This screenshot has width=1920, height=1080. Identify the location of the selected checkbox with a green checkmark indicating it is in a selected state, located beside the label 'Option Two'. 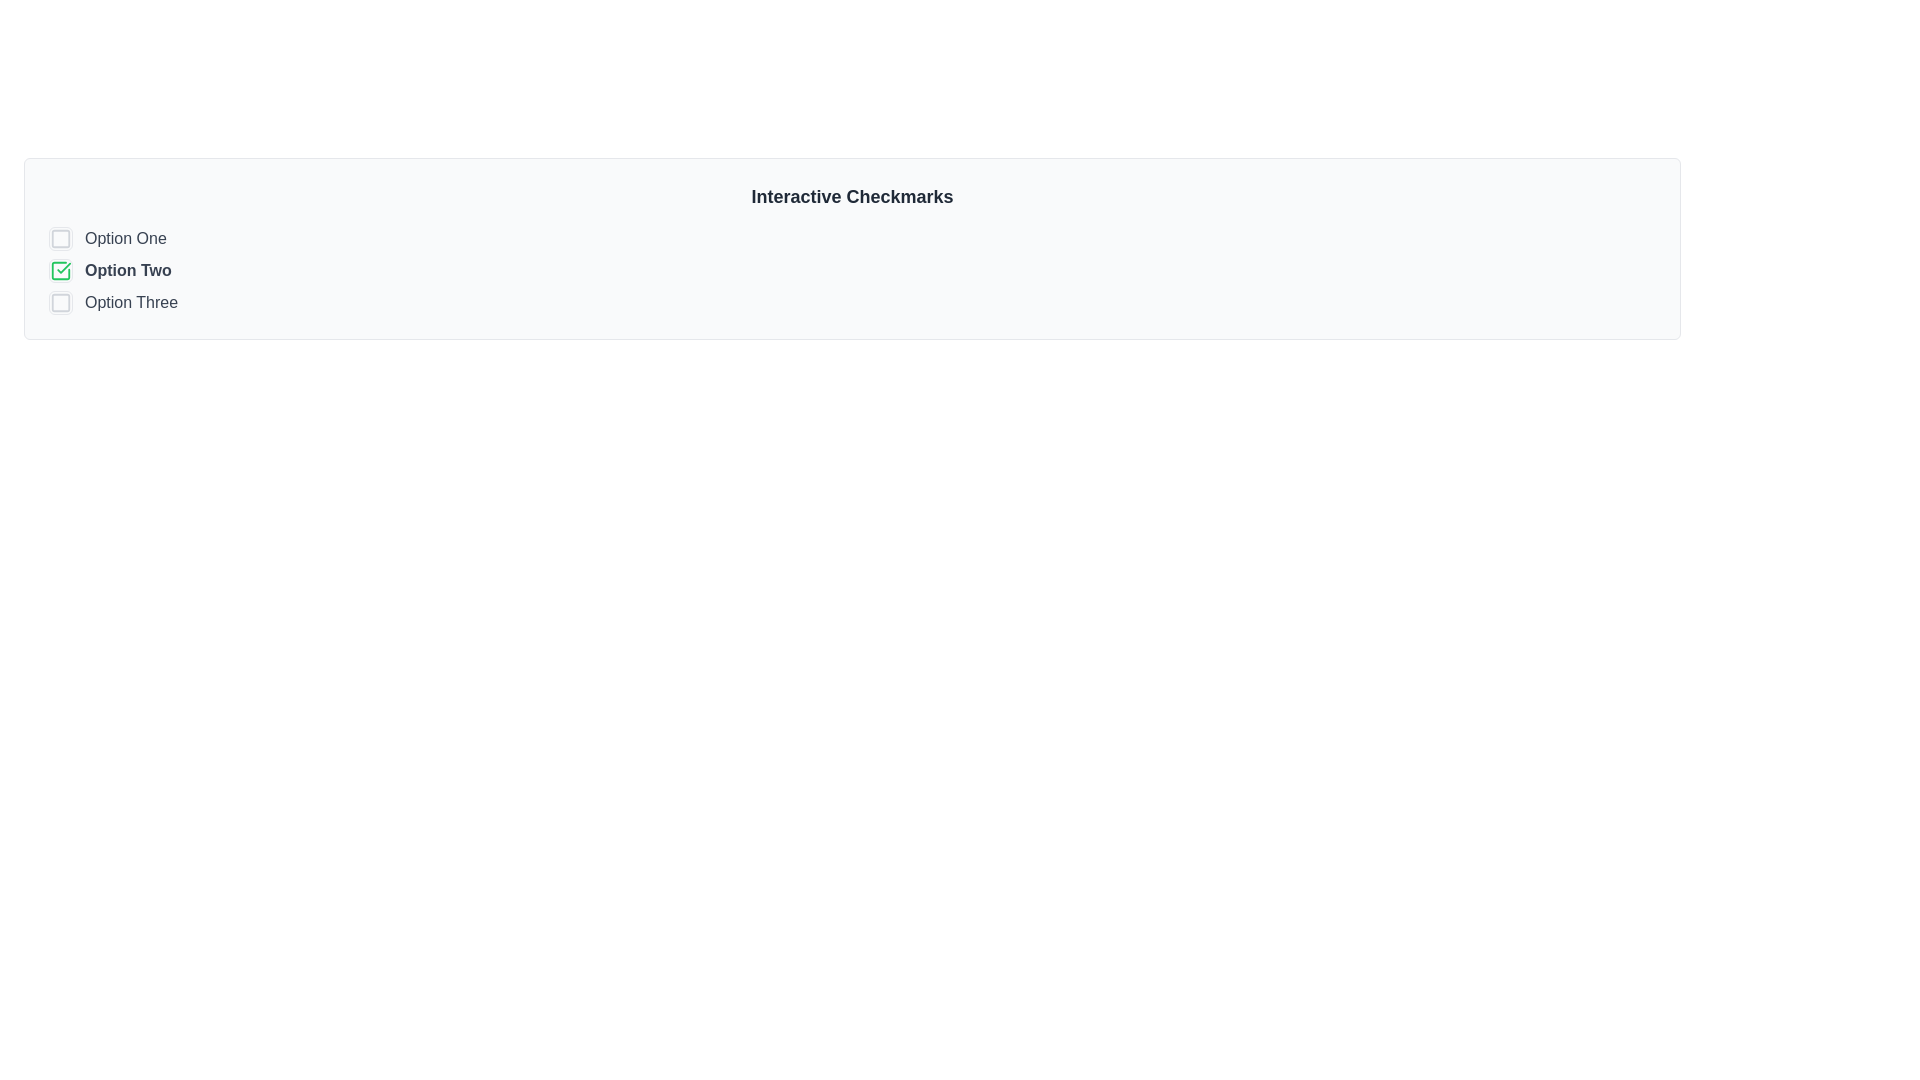
(61, 270).